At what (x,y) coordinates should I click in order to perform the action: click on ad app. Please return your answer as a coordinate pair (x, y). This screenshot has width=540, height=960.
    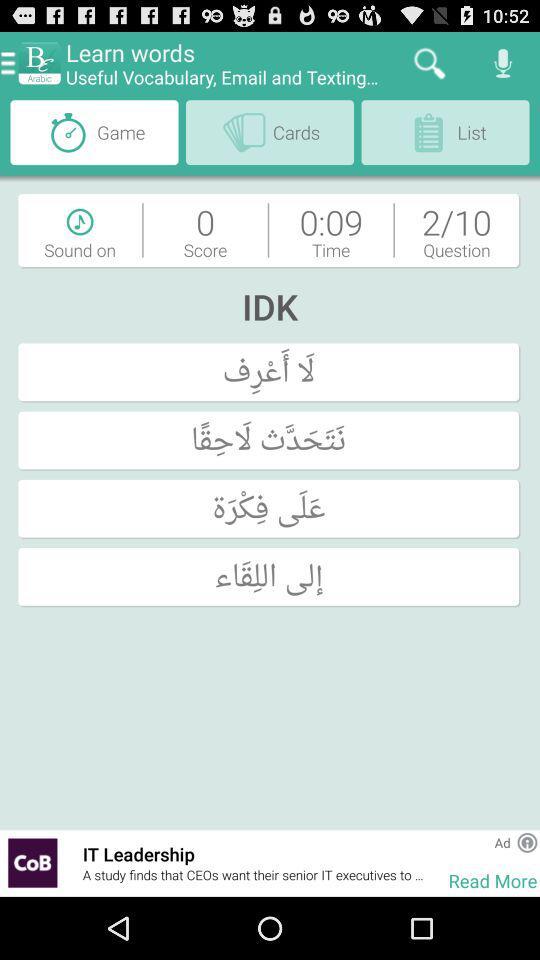
    Looking at the image, I should click on (501, 841).